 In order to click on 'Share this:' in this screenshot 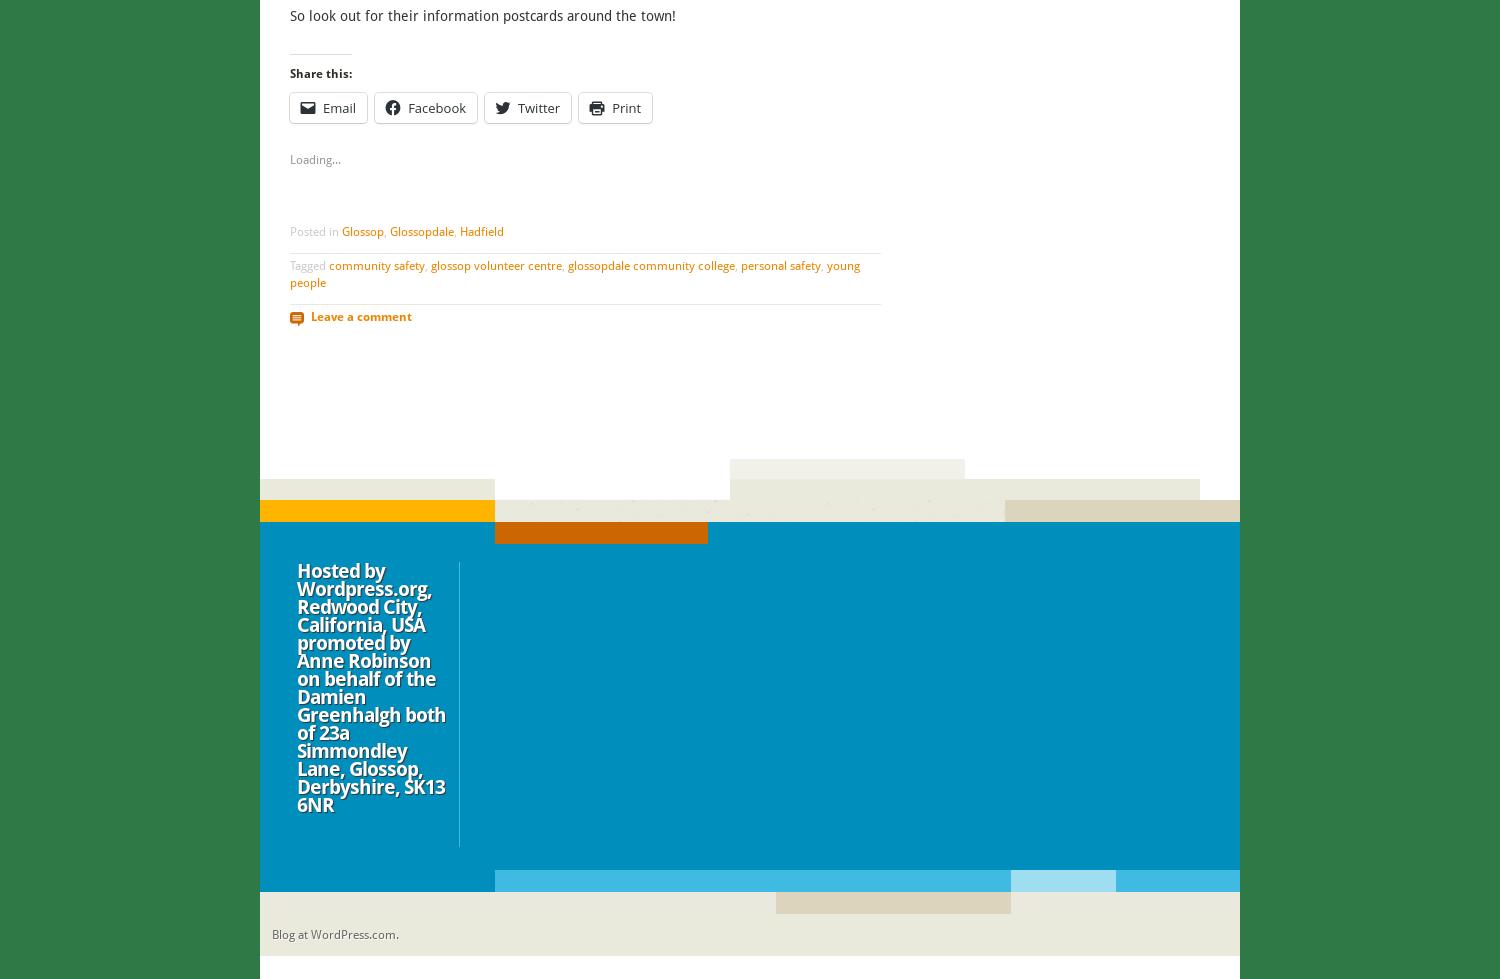, I will do `click(289, 73)`.